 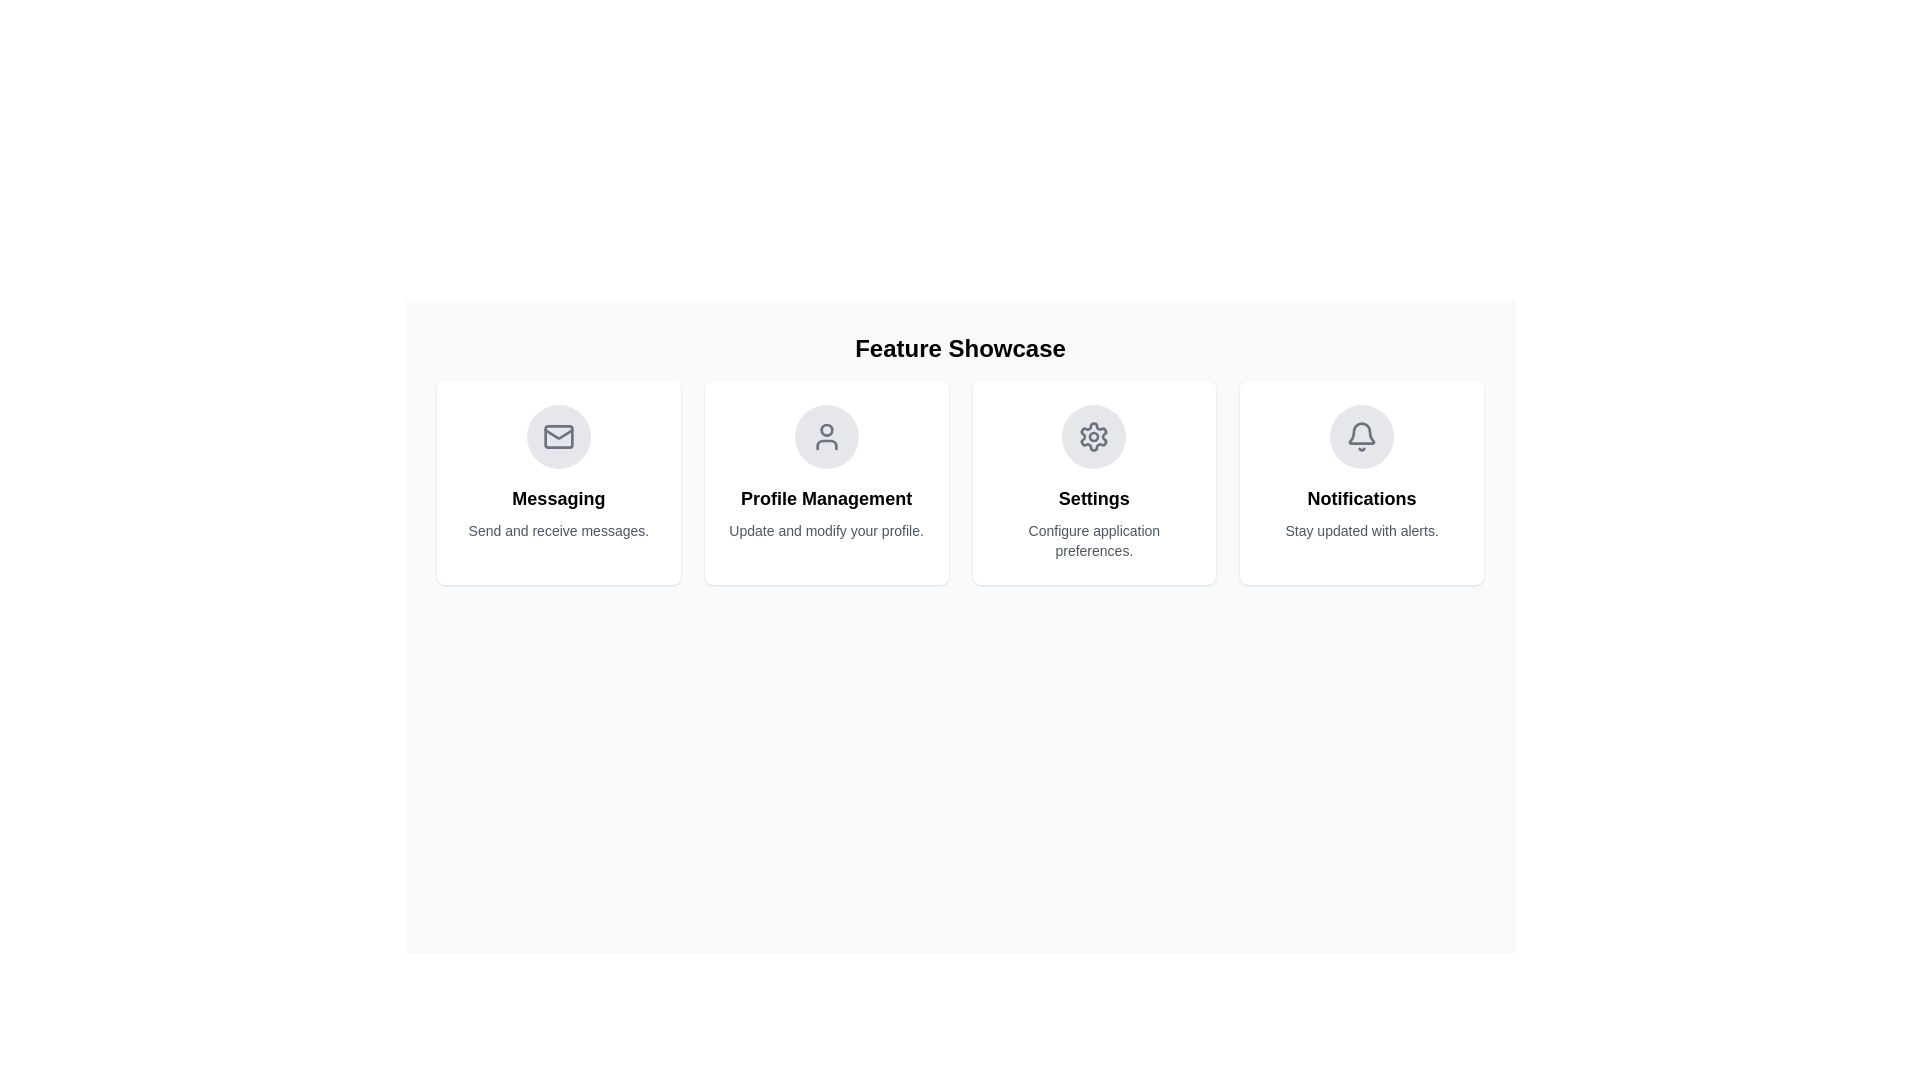 I want to click on descriptive text located directly below the bold 'Notifications' text within the fourth card from the left, so click(x=1361, y=530).